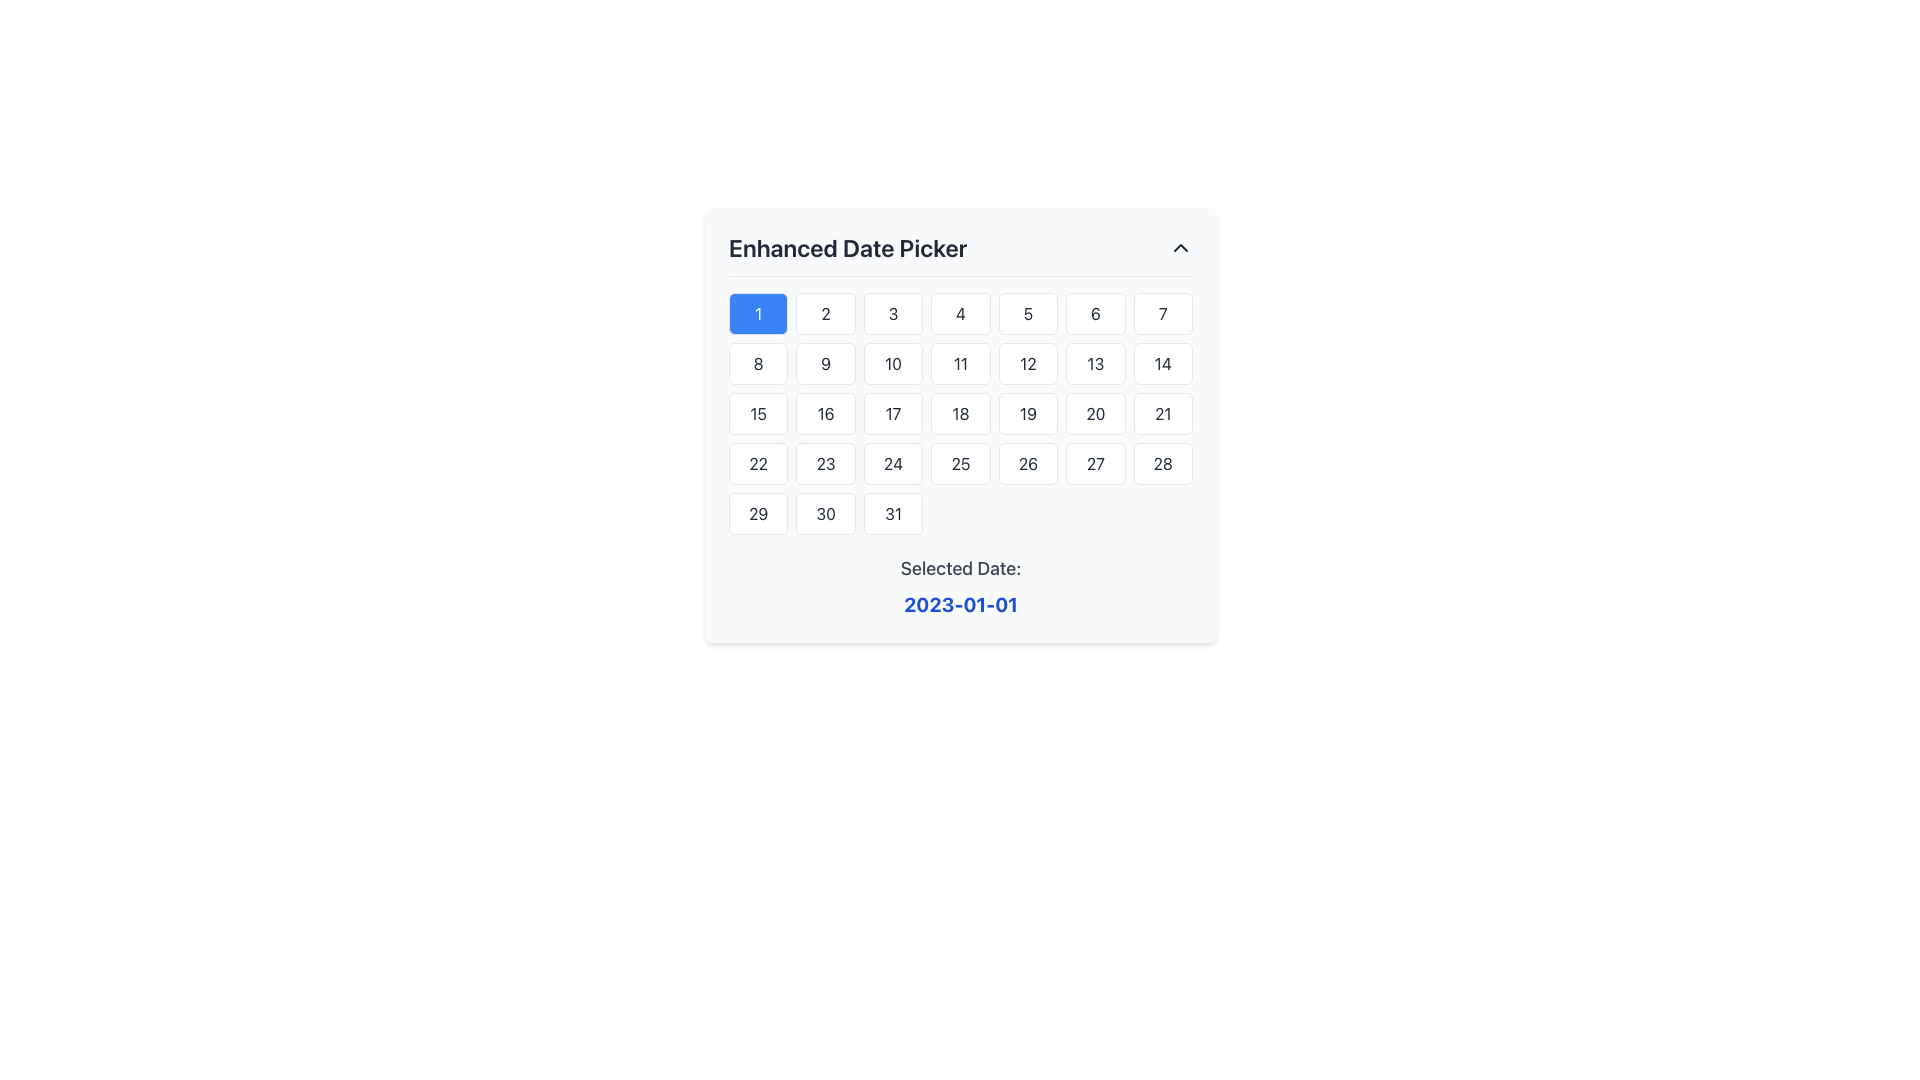 This screenshot has width=1920, height=1080. What do you see at coordinates (960, 363) in the screenshot?
I see `the button labeled '11' in the date picker interface` at bounding box center [960, 363].